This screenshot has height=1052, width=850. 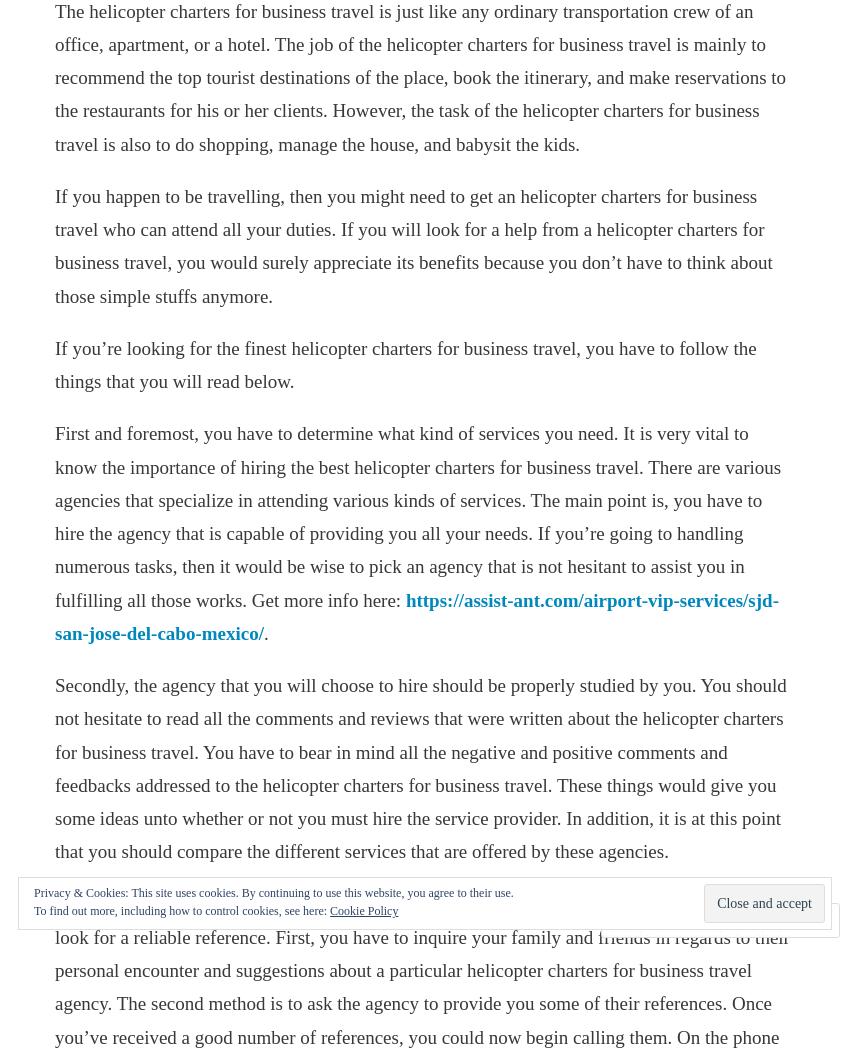 I want to click on 'The helicopter charters for business travel is just like any ordinary transportation crew of an office, apartment, or a hotel. The job of the helicopter charters for business travel is mainly to recommend the top tourist destinations of the place, book the itinerary, and make reservations to the restaurants for his or her clients. However, the task of the helicopter charters for business travel is also to do shopping, manage the house, and babysit the kids.', so click(x=420, y=76).